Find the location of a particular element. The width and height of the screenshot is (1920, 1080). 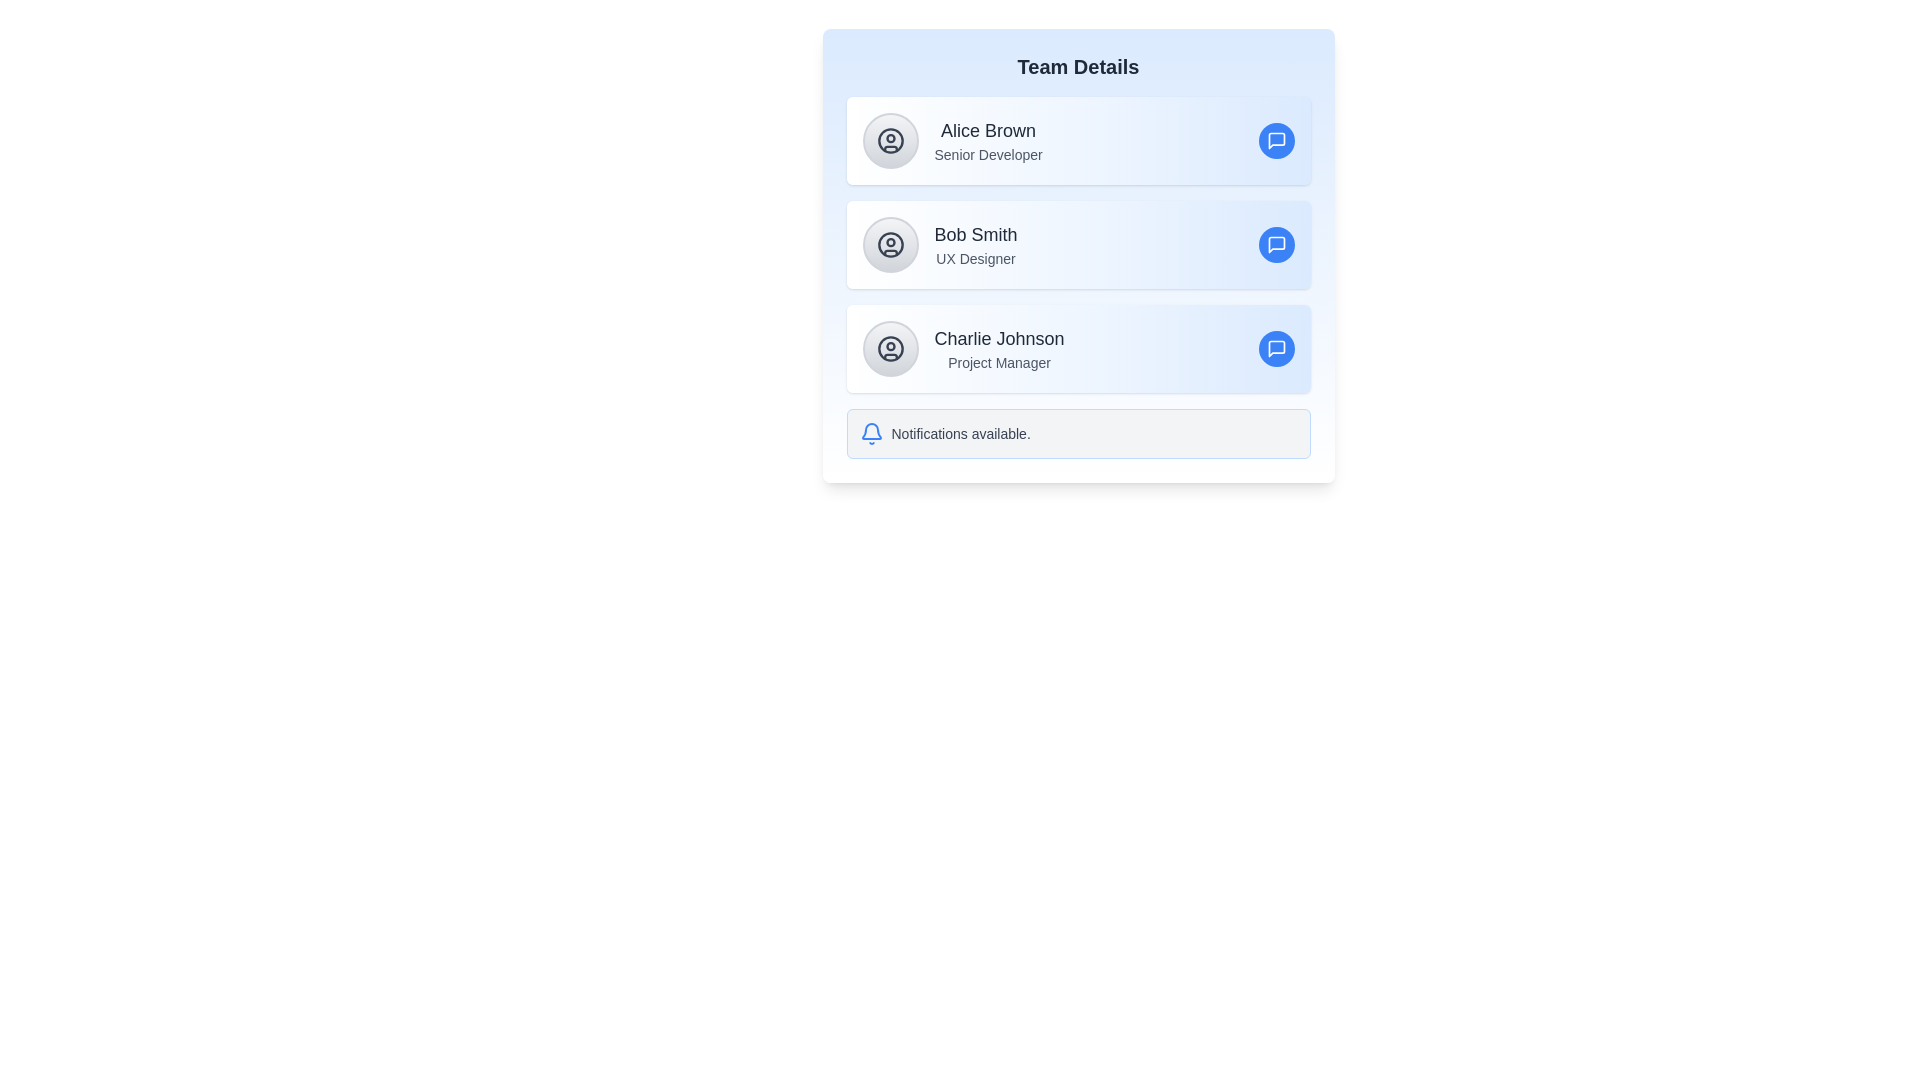

the Text label that indicates the role 'UX Designer' for 'Bob Smith' in the team details context is located at coordinates (975, 257).